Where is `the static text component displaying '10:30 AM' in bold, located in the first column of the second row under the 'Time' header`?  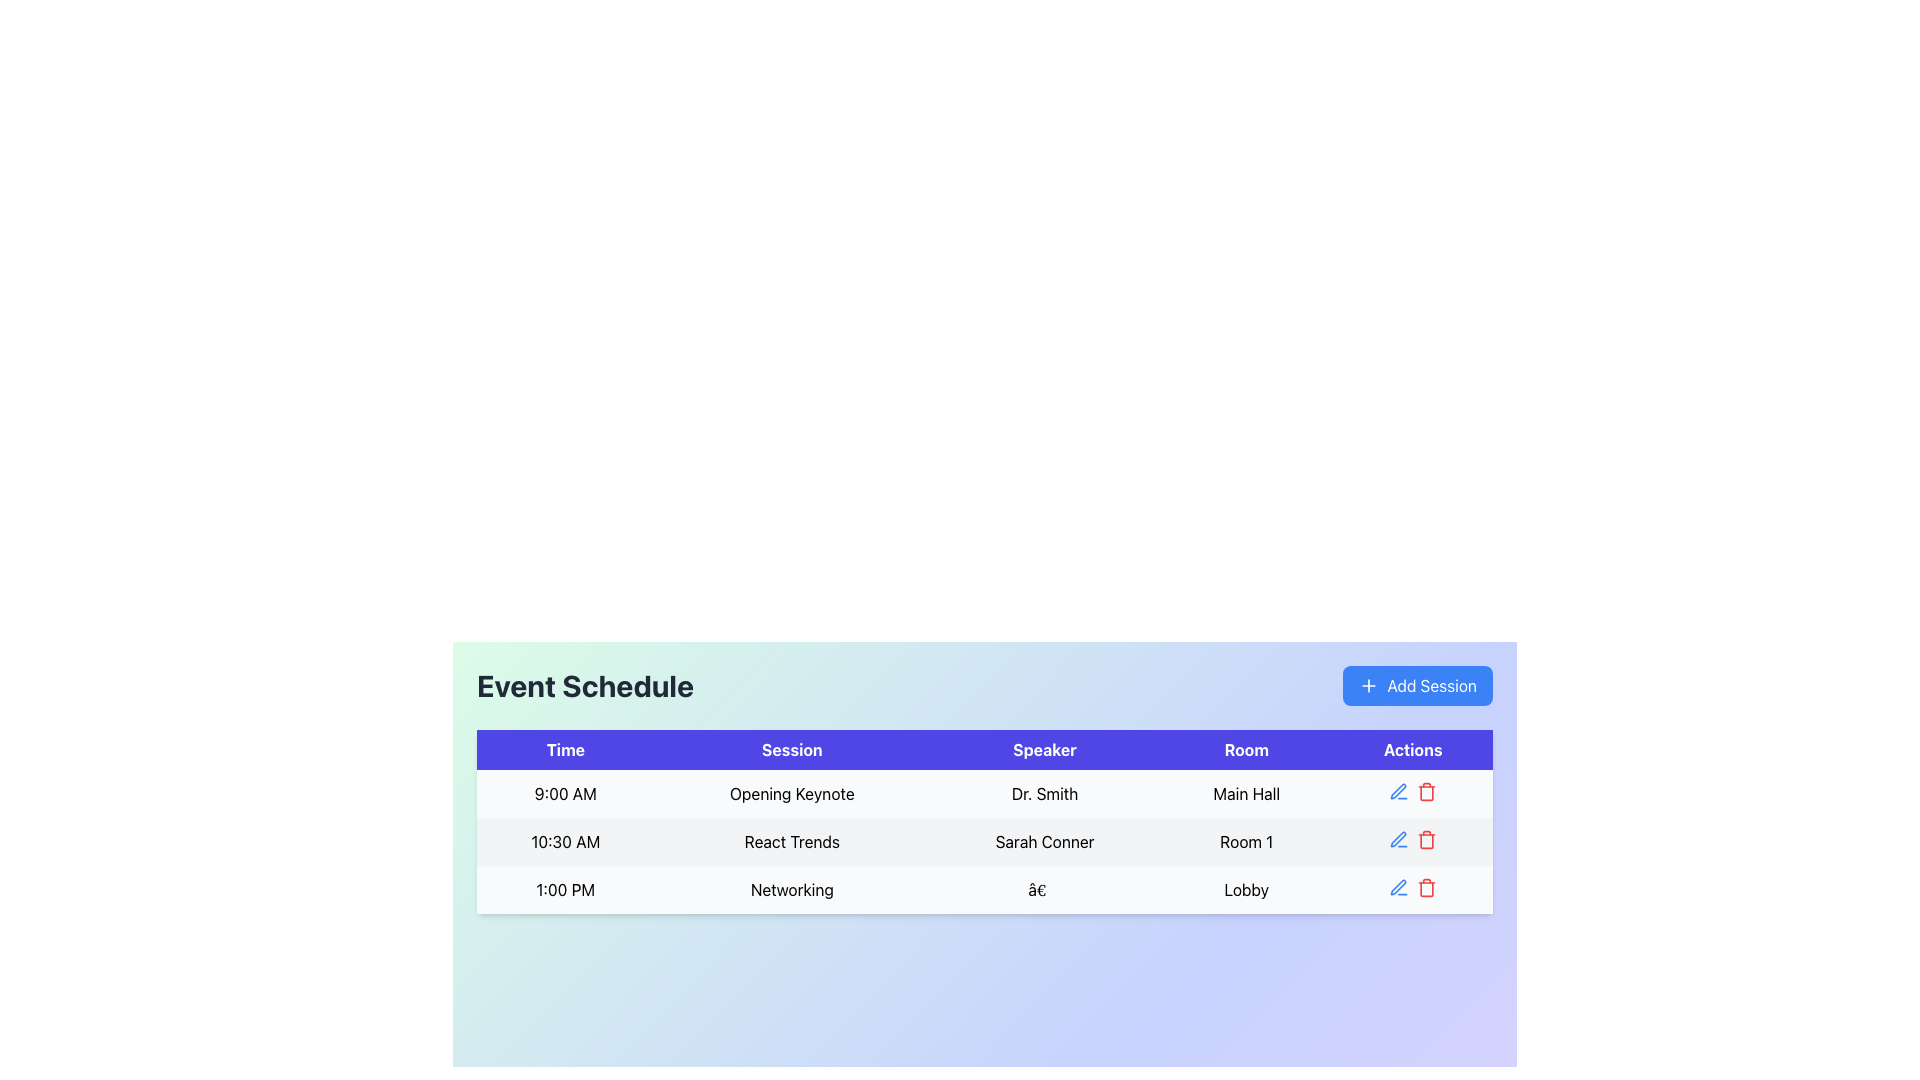 the static text component displaying '10:30 AM' in bold, located in the first column of the second row under the 'Time' header is located at coordinates (564, 841).